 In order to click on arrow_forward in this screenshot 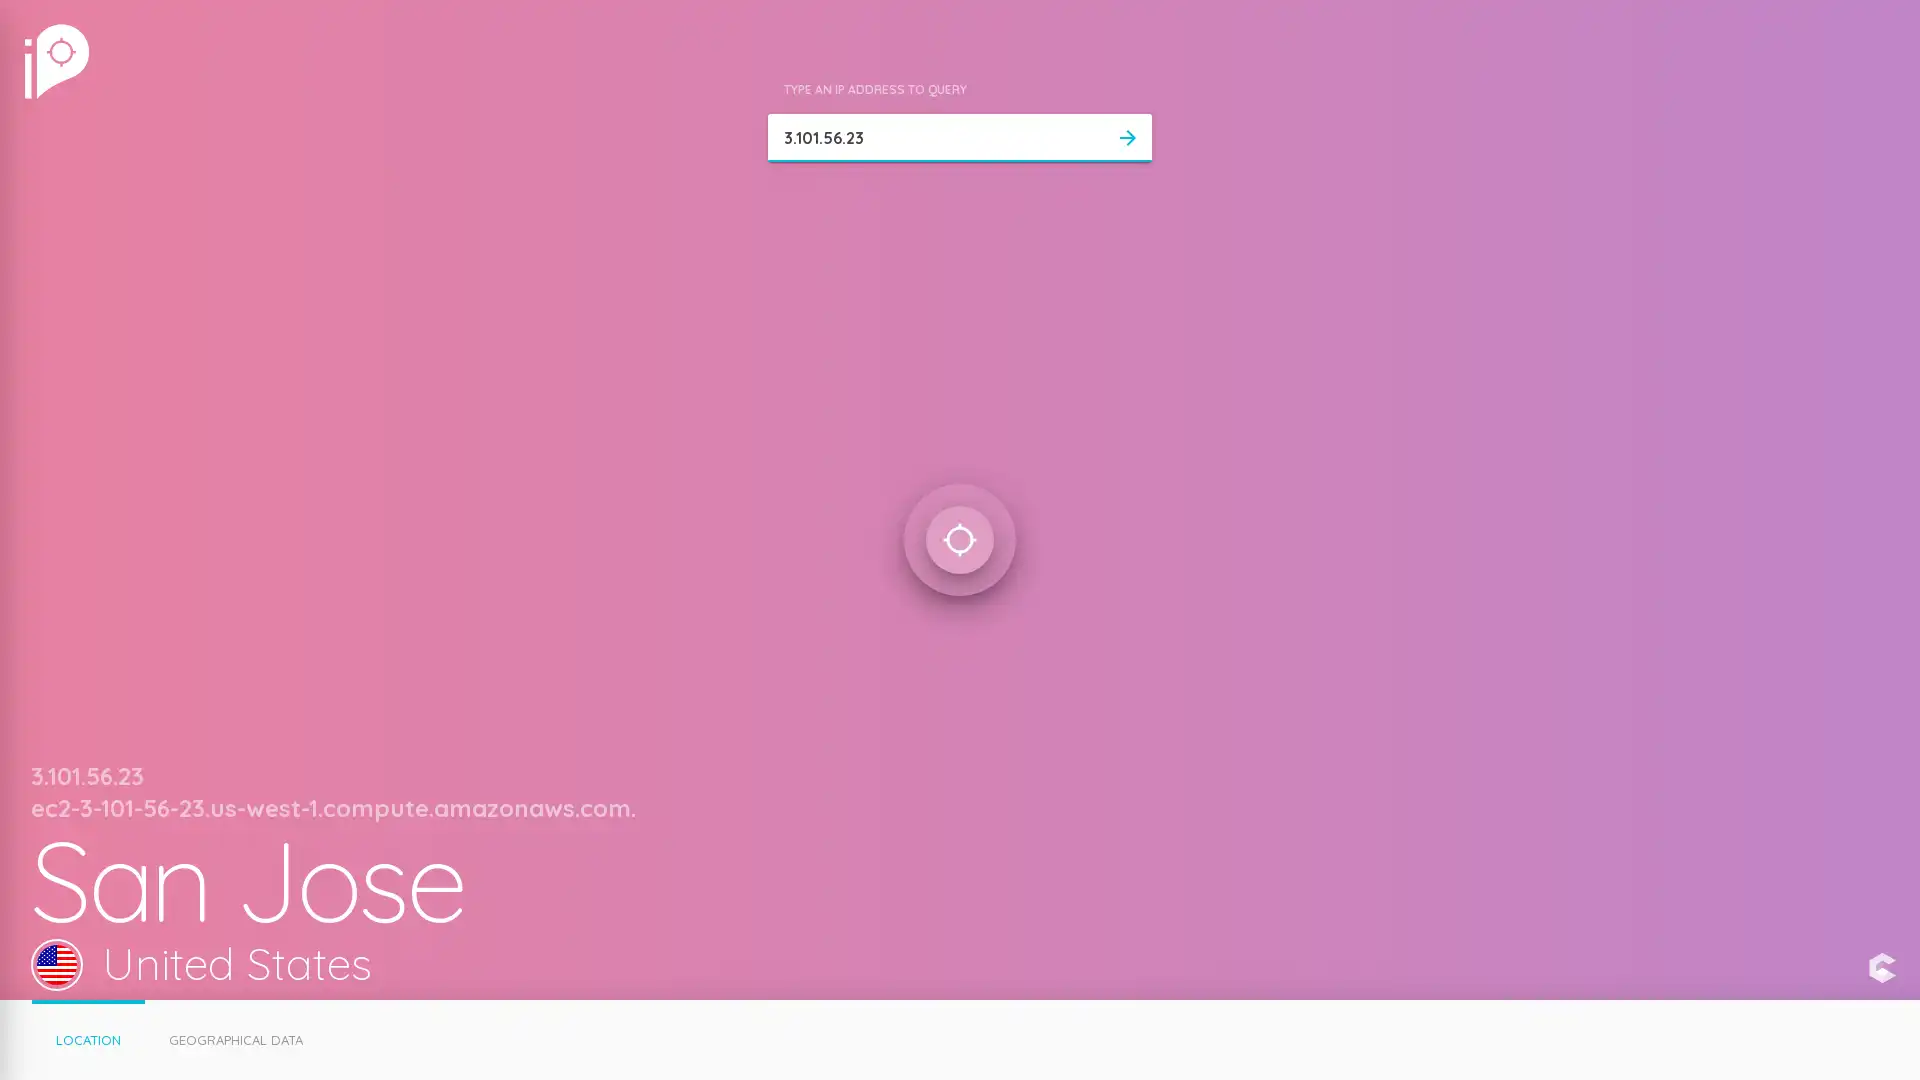, I will do `click(1128, 137)`.